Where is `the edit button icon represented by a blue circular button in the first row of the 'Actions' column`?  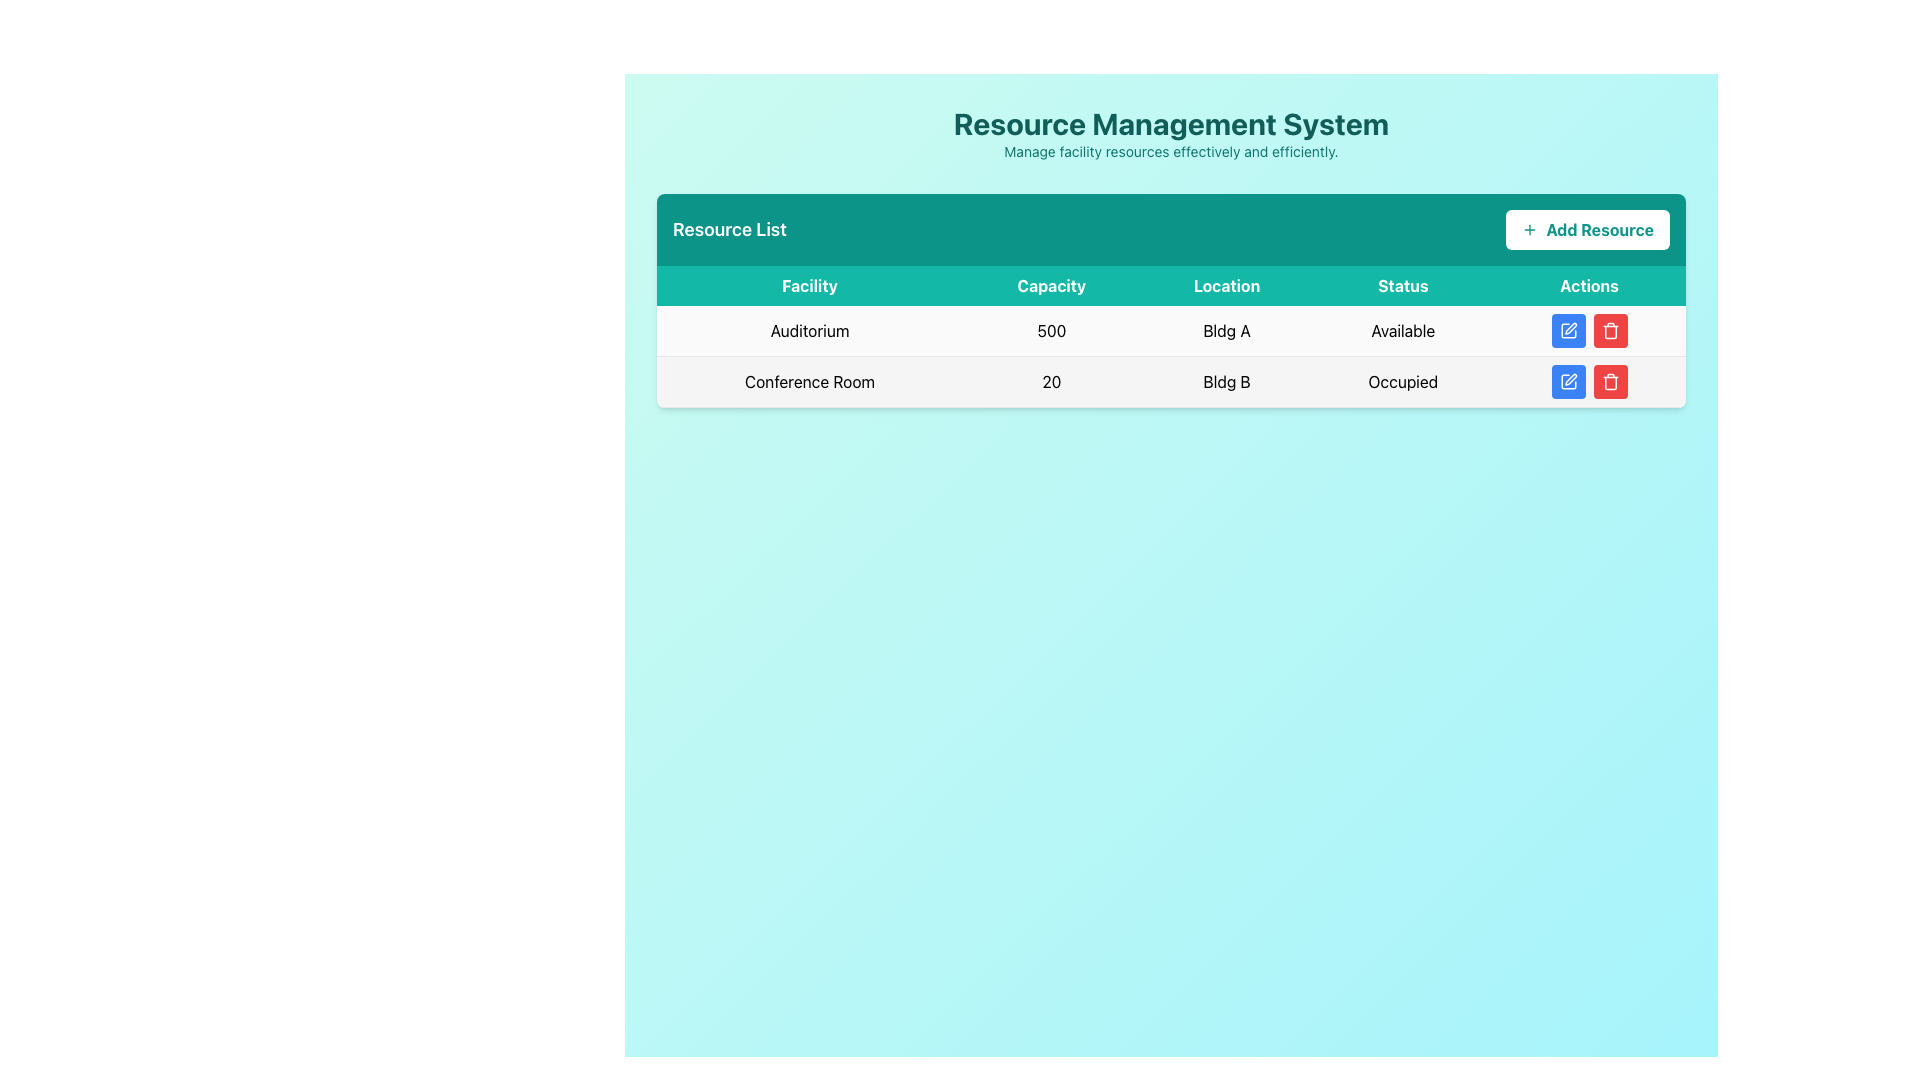
the edit button icon represented by a blue circular button in the first row of the 'Actions' column is located at coordinates (1567, 330).